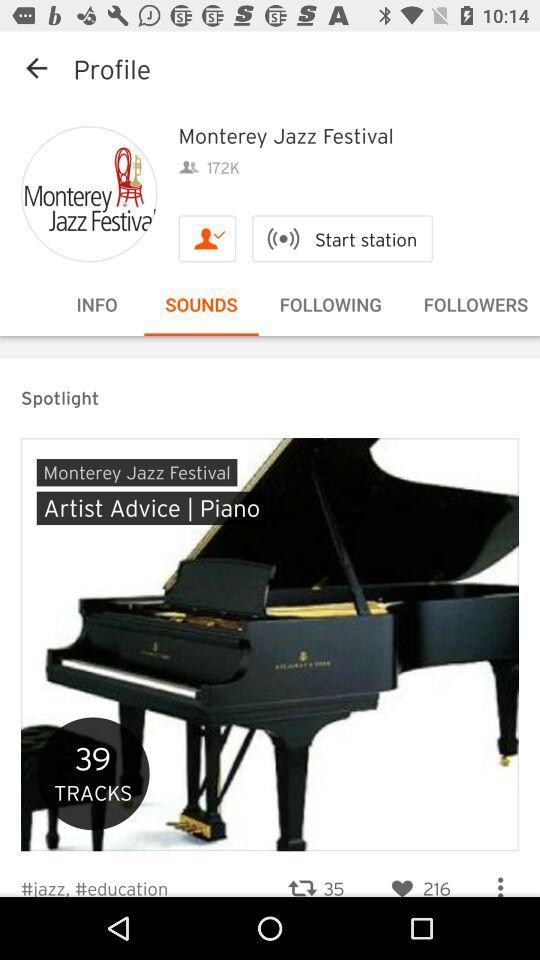  What do you see at coordinates (499, 878) in the screenshot?
I see `the more button at bottom right corner` at bounding box center [499, 878].